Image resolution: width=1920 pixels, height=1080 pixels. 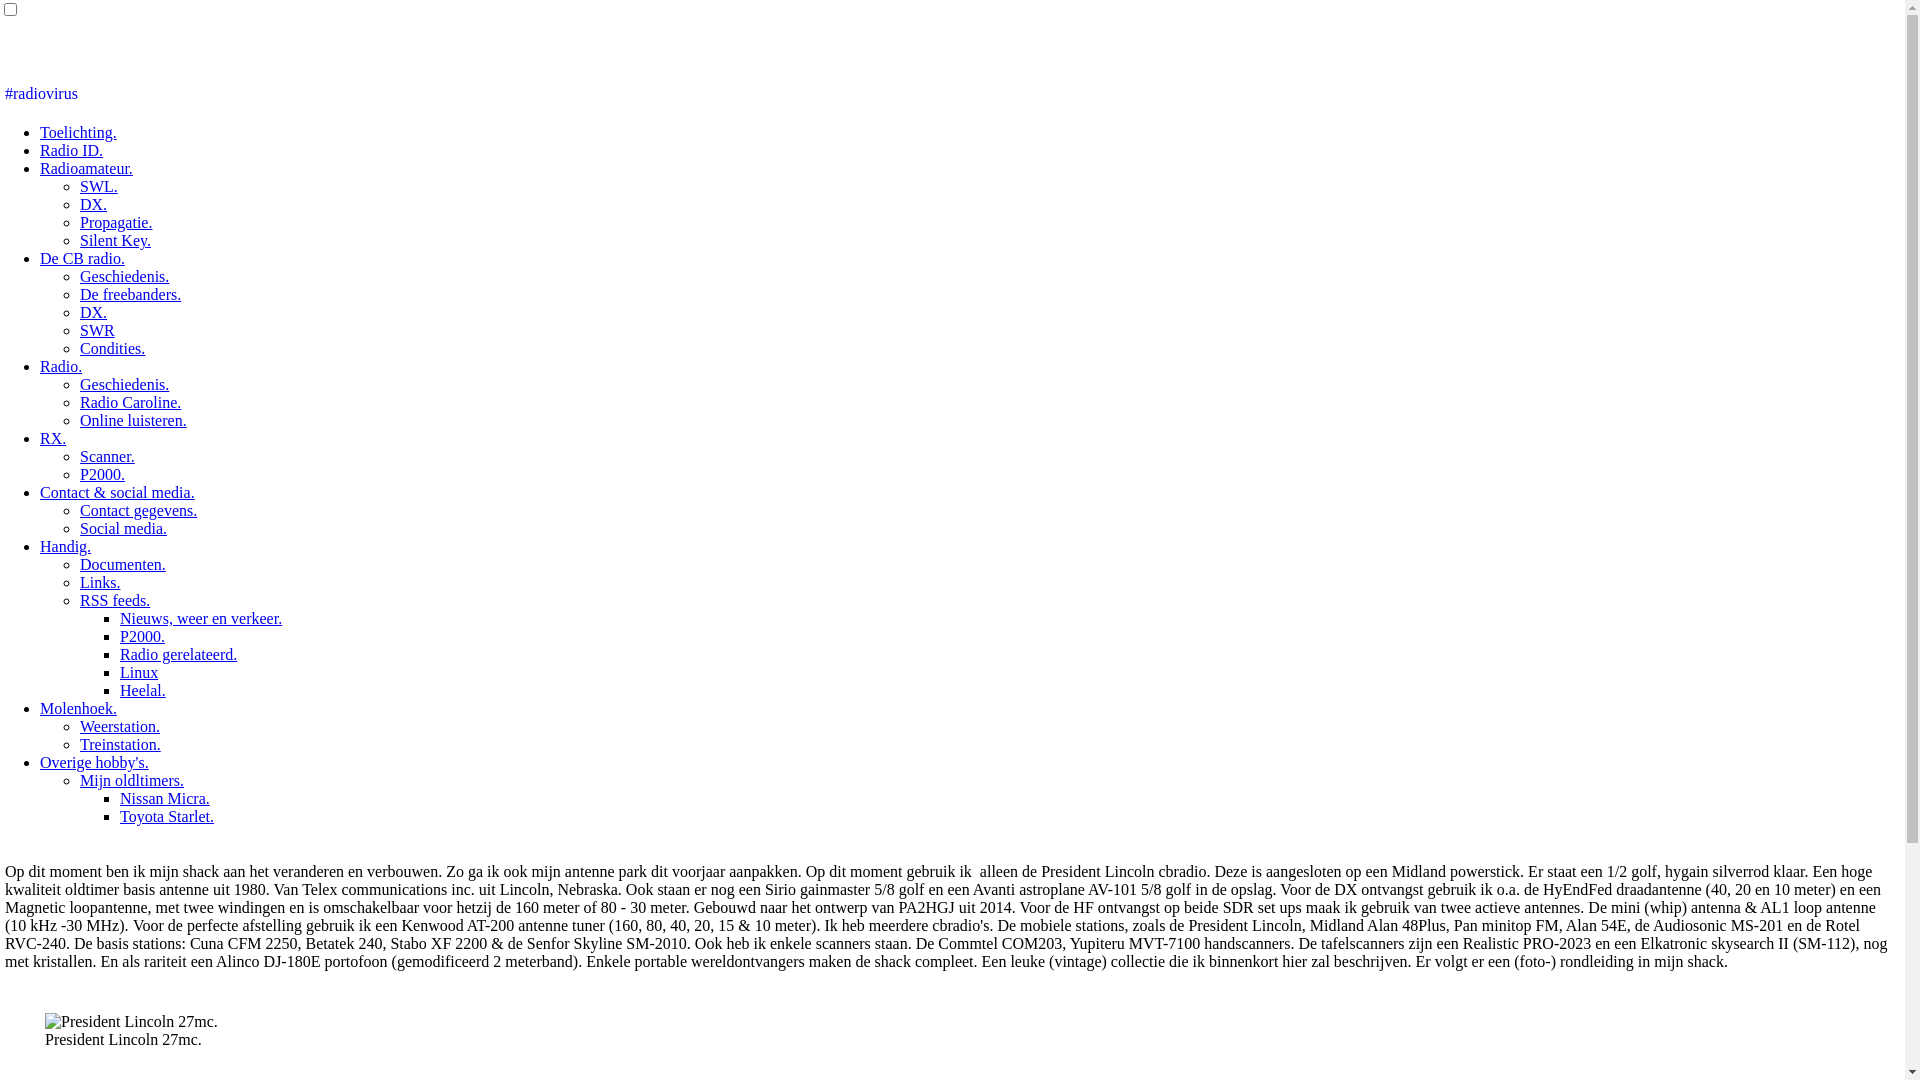 I want to click on 'Linux', so click(x=119, y=672).